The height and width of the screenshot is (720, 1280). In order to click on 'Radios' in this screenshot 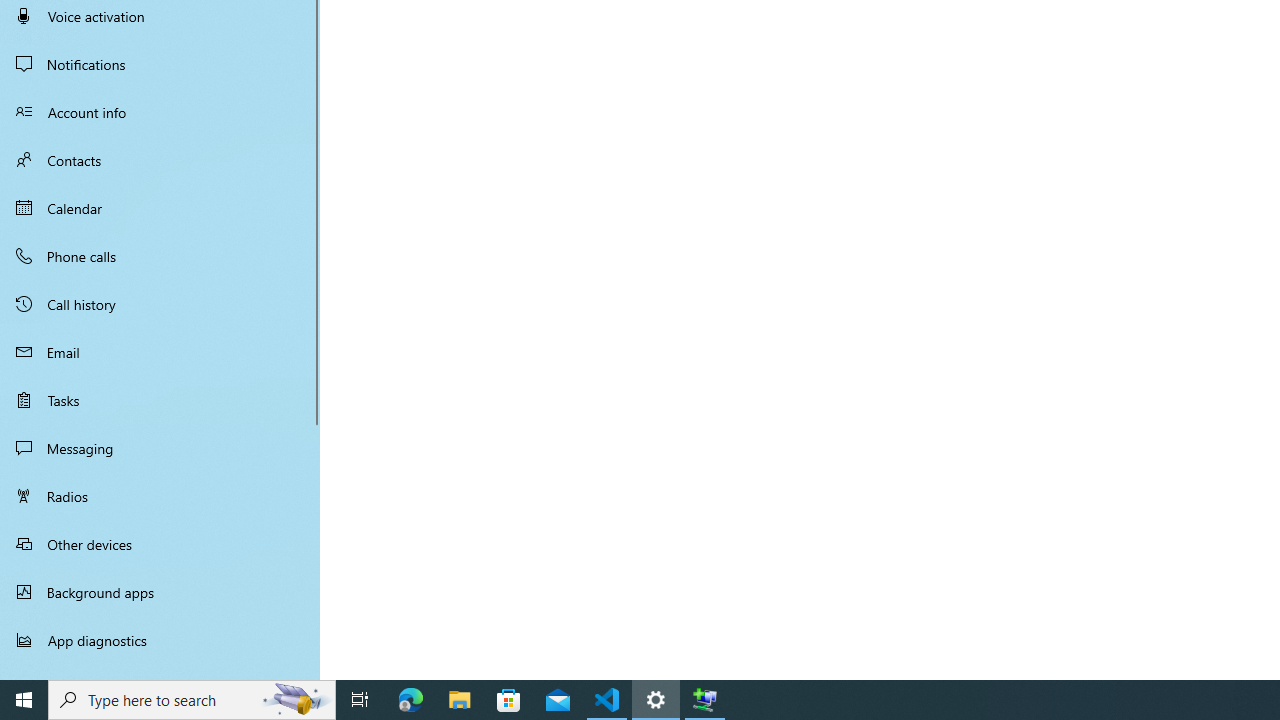, I will do `click(160, 495)`.